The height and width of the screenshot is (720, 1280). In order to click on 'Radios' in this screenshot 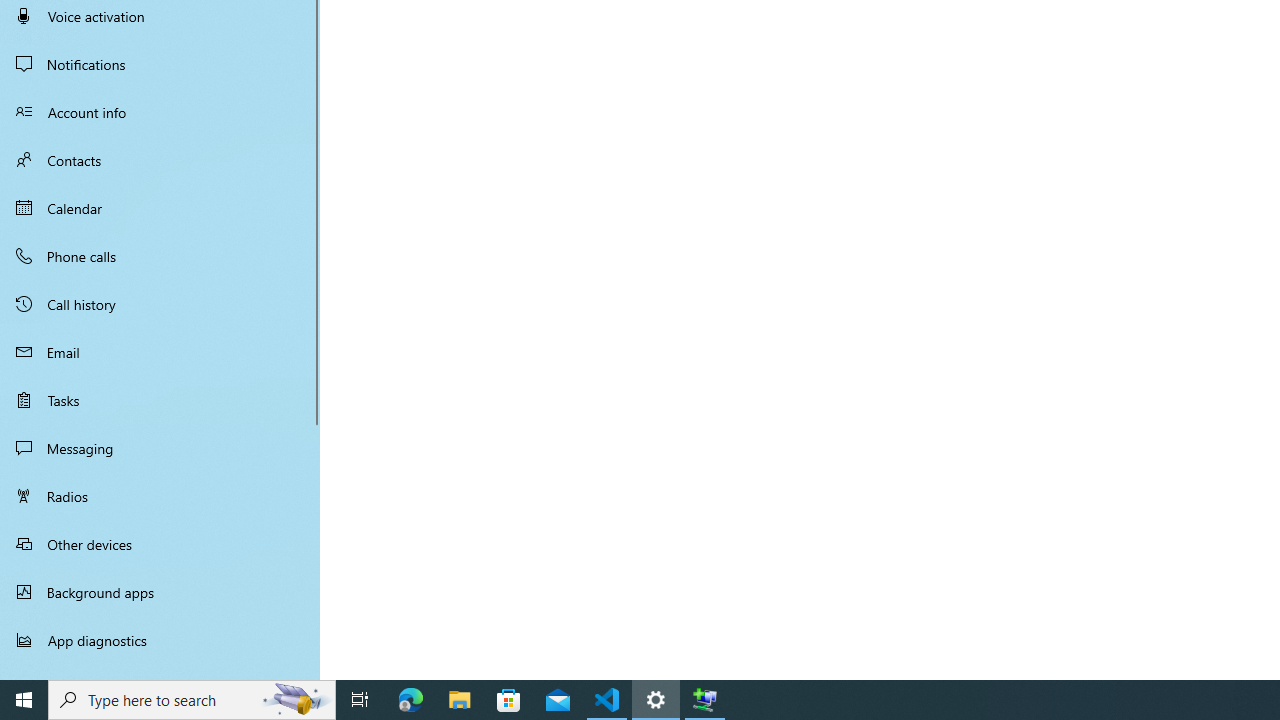, I will do `click(160, 495)`.